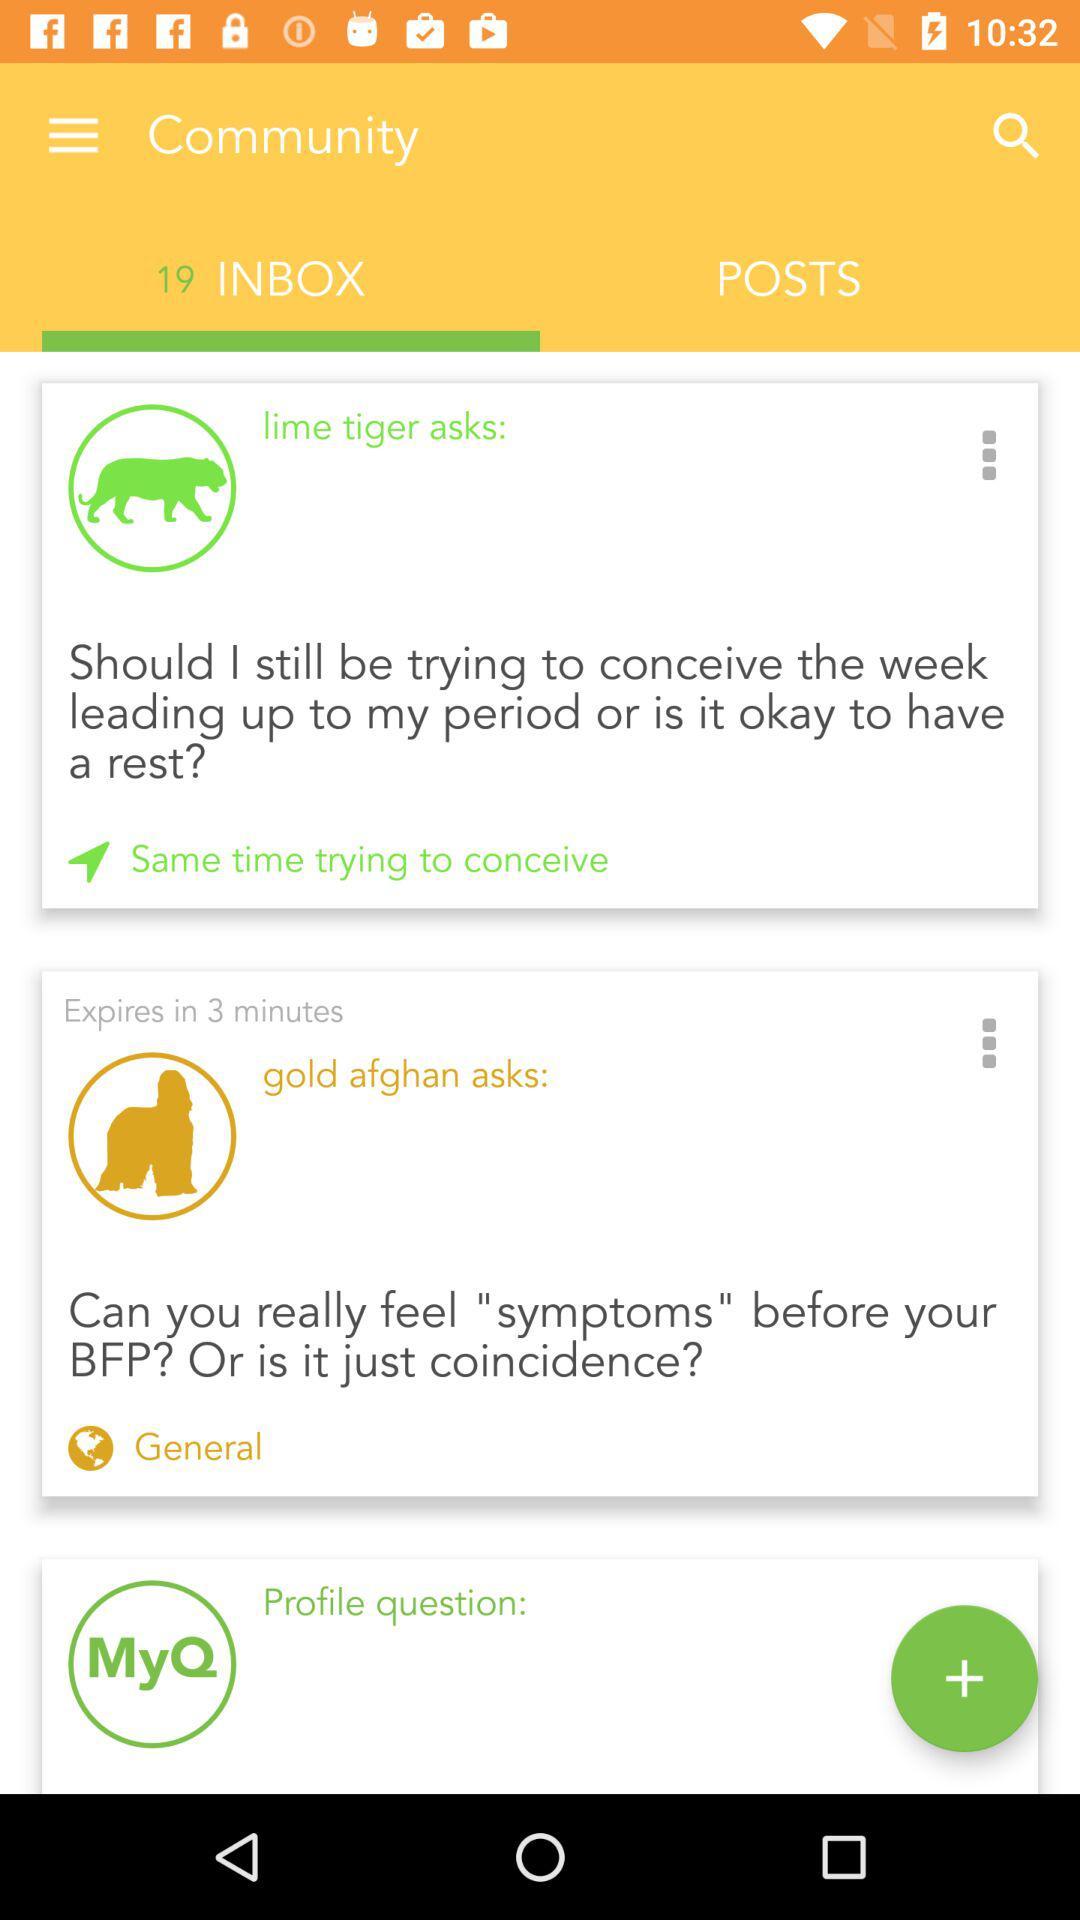 The width and height of the screenshot is (1080, 1920). Describe the element at coordinates (72, 135) in the screenshot. I see `item to the left of community item` at that location.